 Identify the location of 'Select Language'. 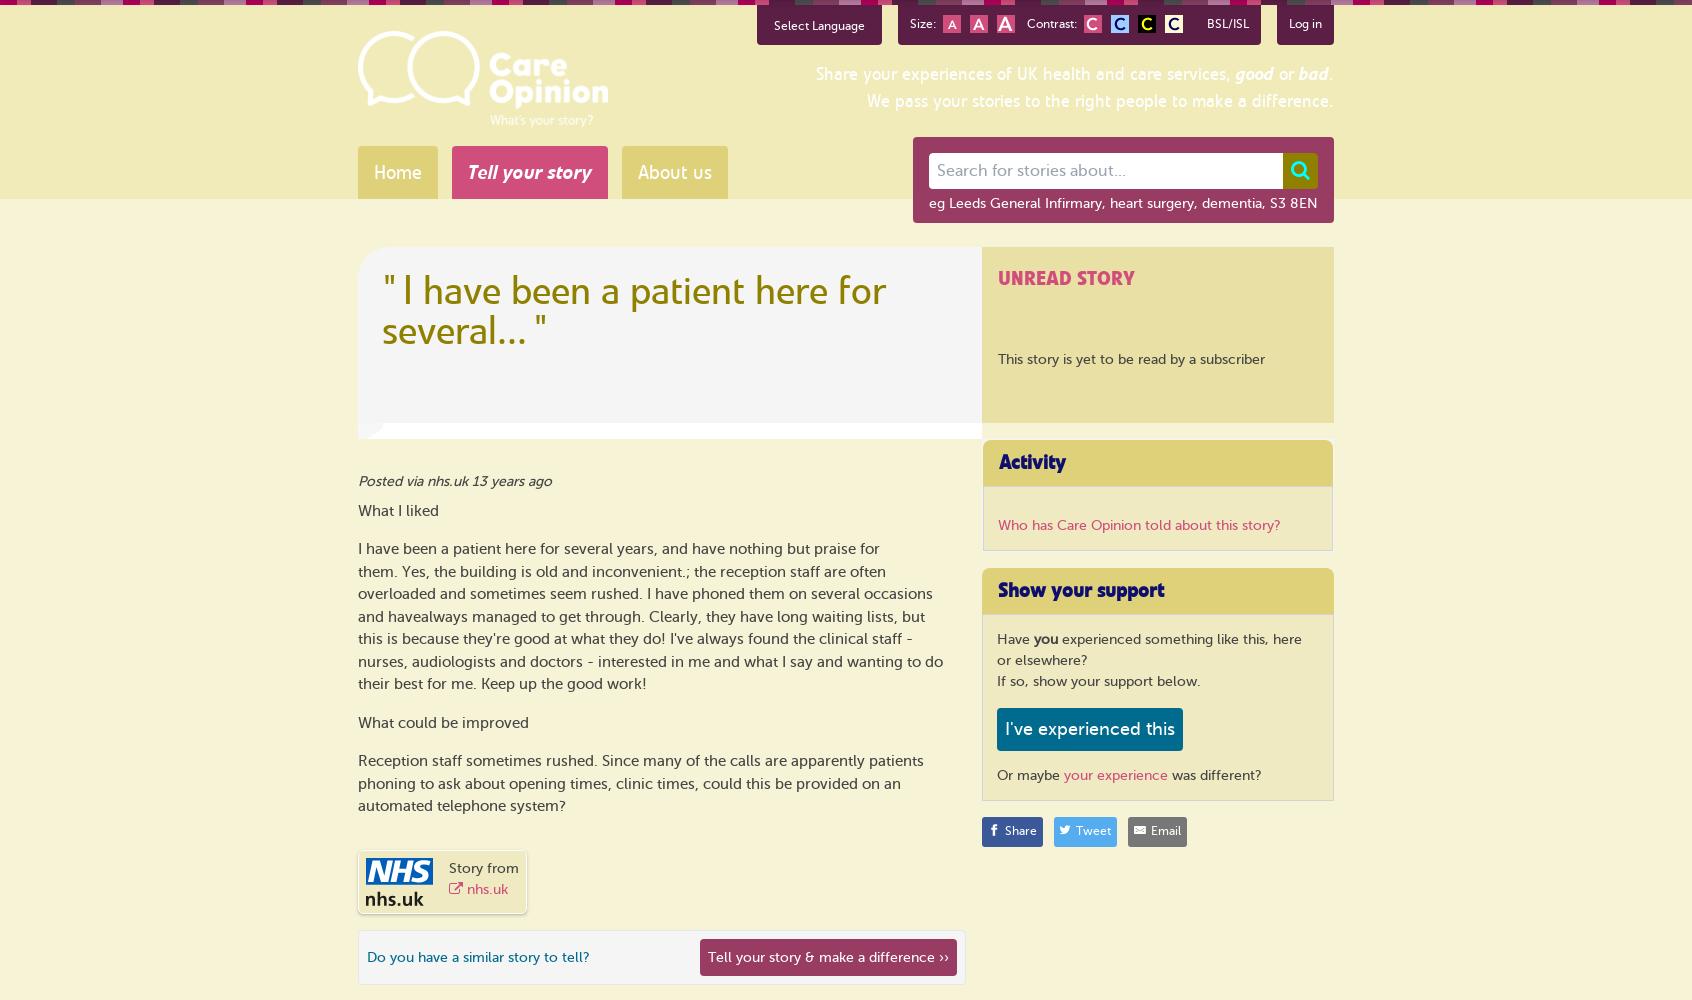
(819, 26).